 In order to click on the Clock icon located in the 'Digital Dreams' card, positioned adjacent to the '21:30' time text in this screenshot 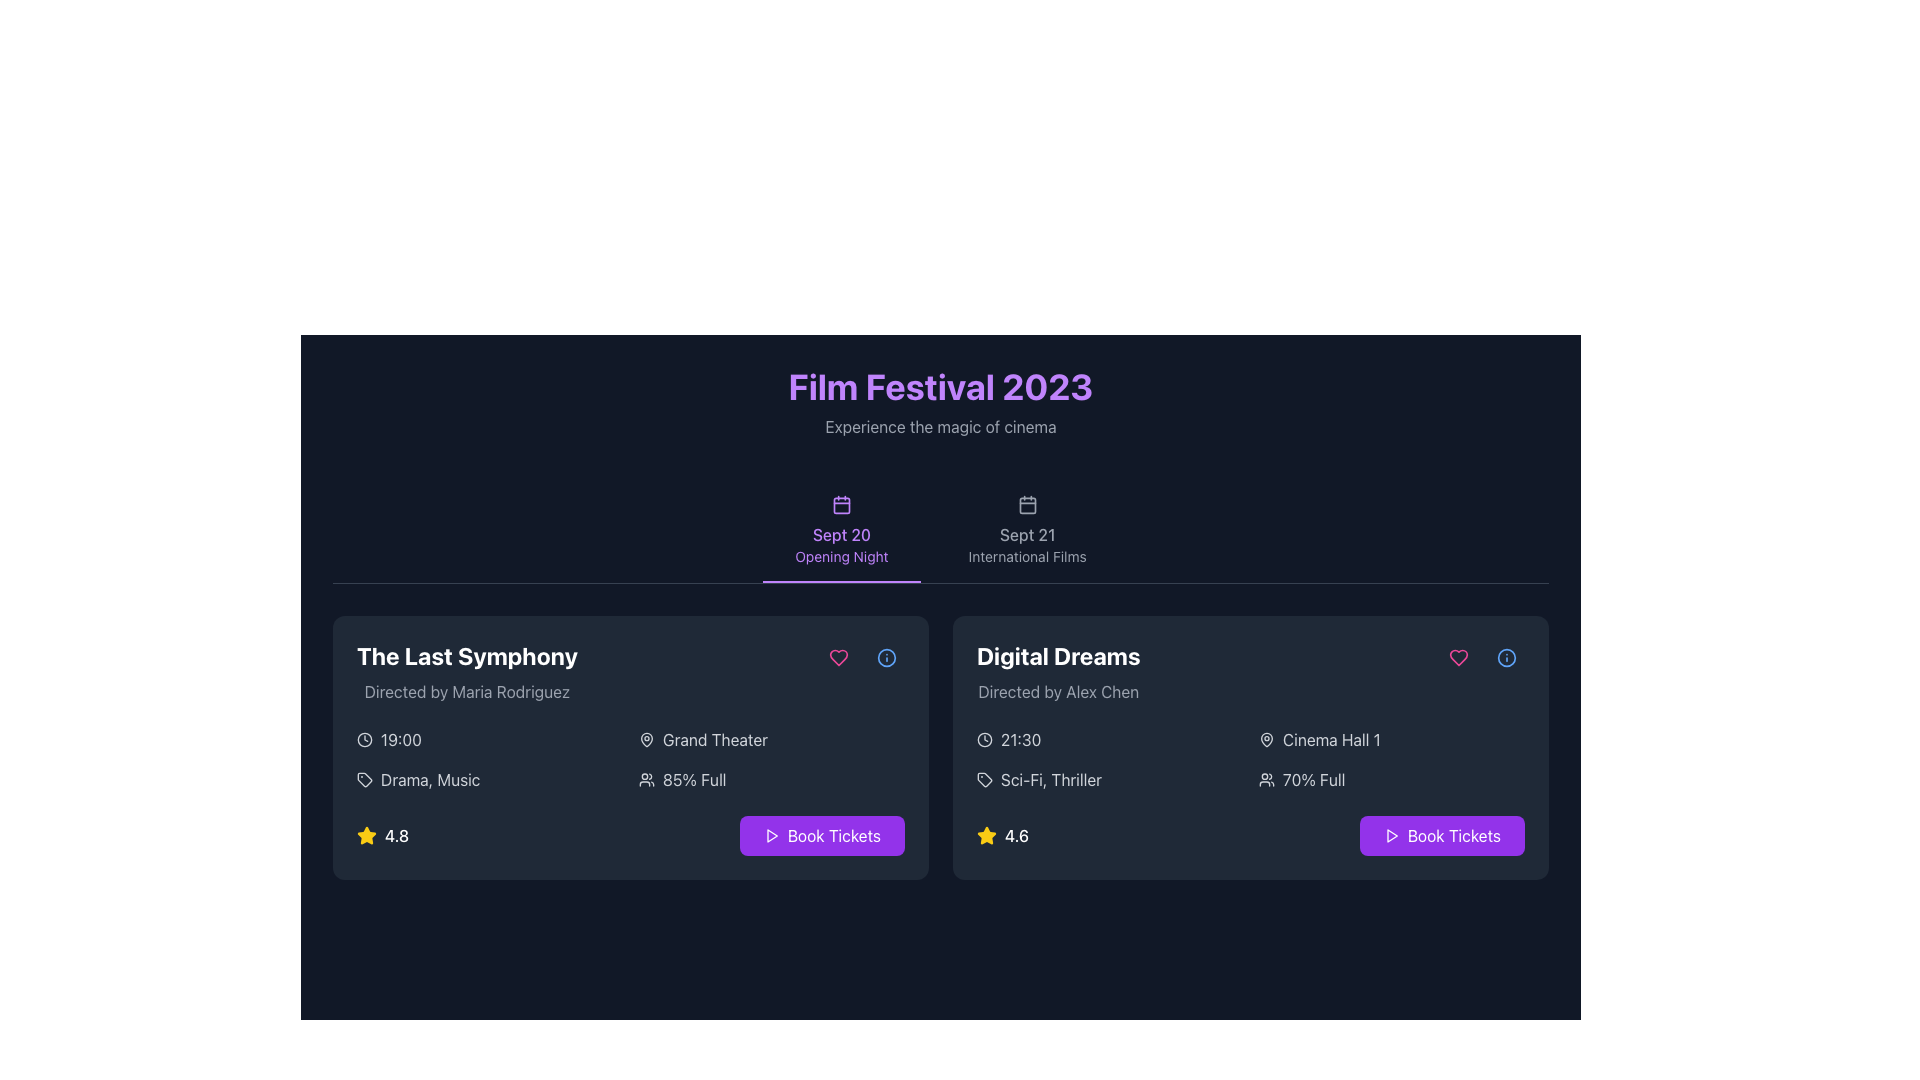, I will do `click(984, 740)`.